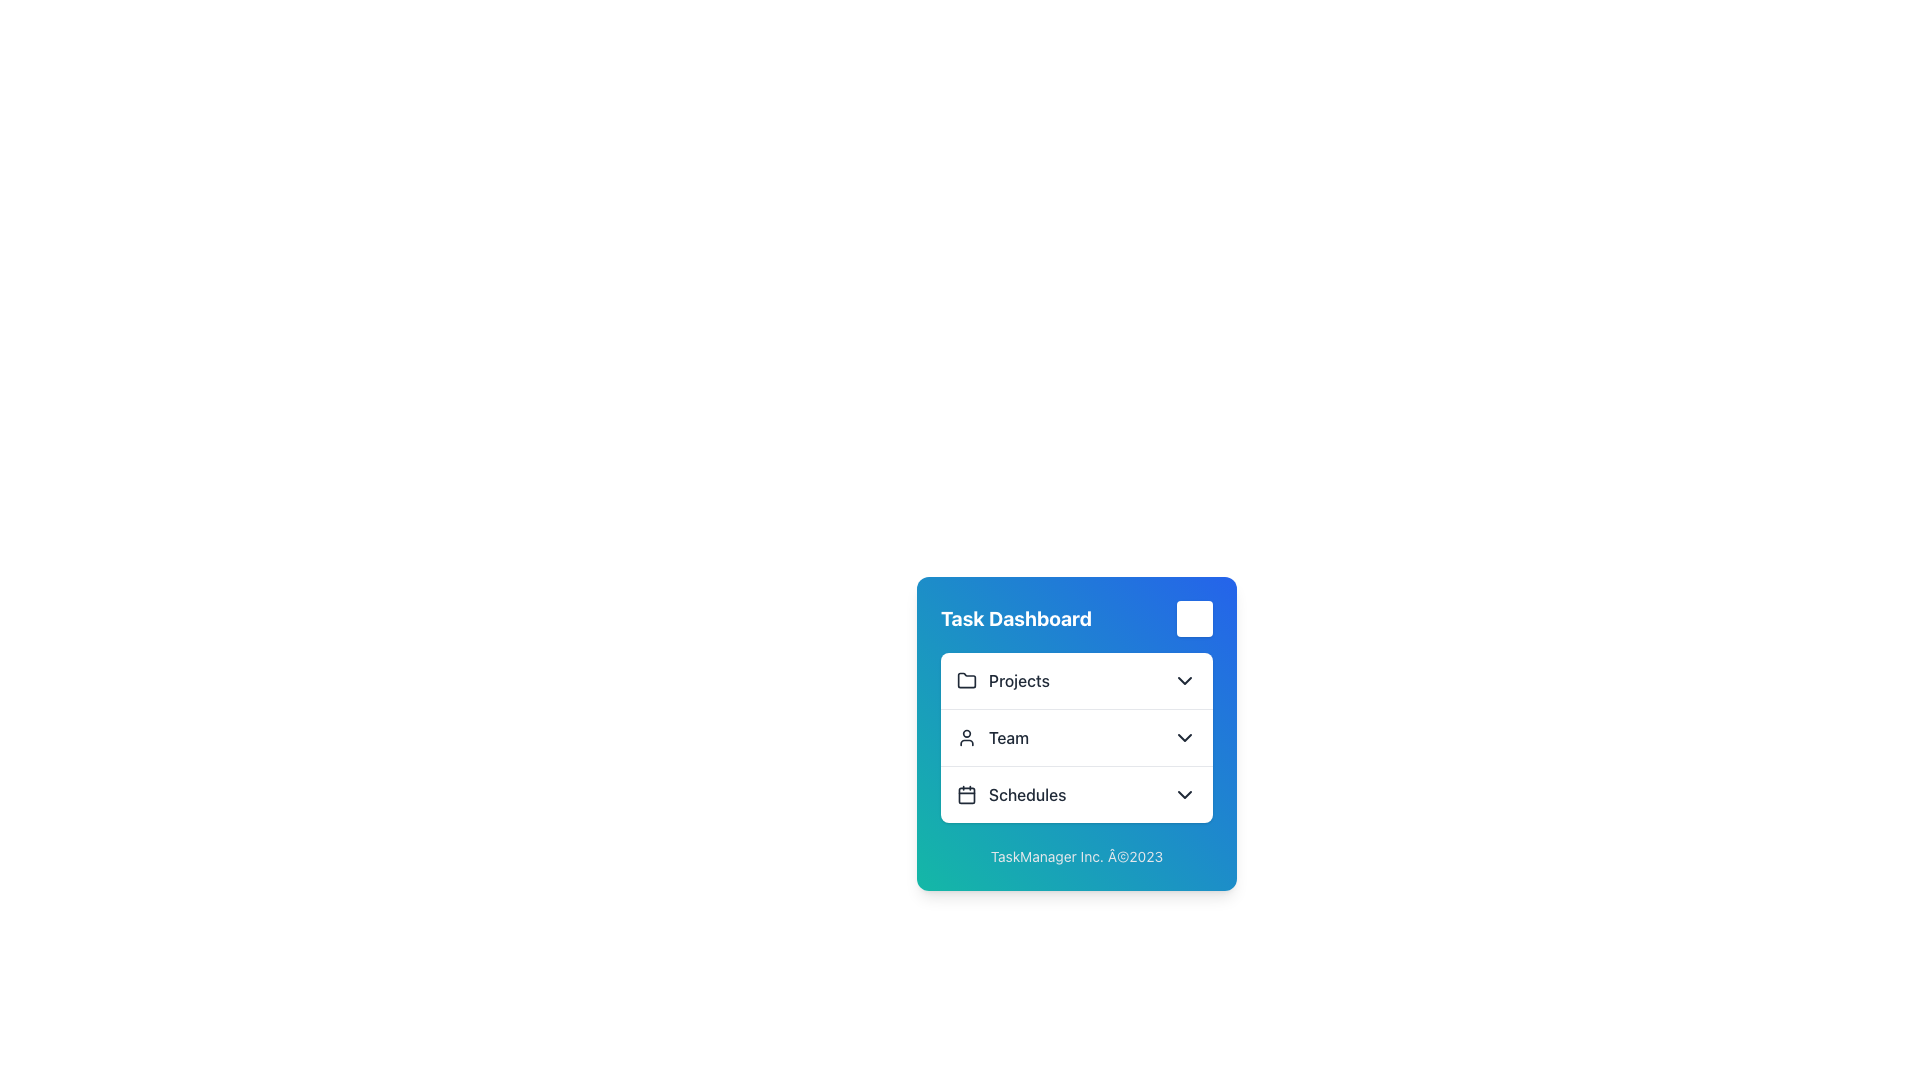 This screenshot has height=1080, width=1920. I want to click on the Dropdown button located between the 'Projects' and 'Schedules' options in the white card section, so click(1075, 737).